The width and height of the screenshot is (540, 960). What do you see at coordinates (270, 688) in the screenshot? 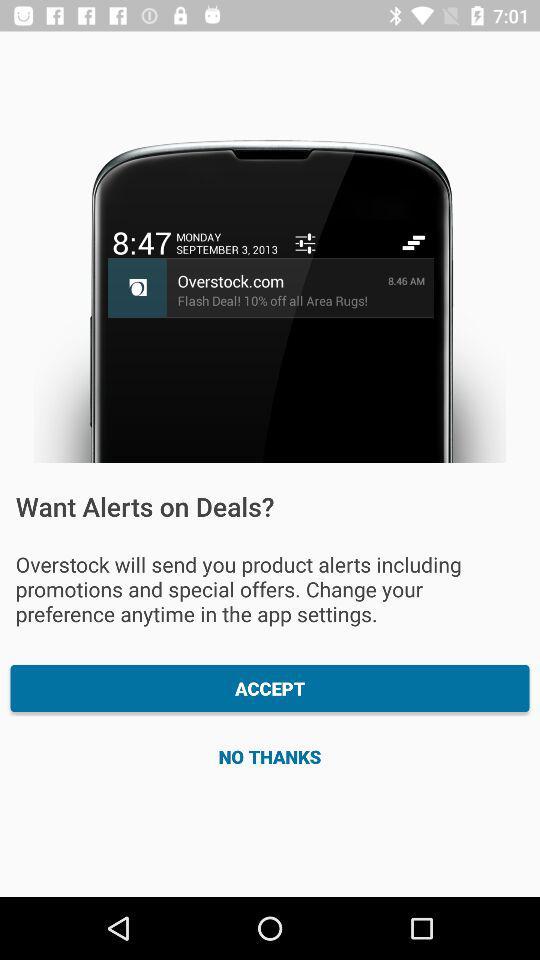
I see `accept icon` at bounding box center [270, 688].